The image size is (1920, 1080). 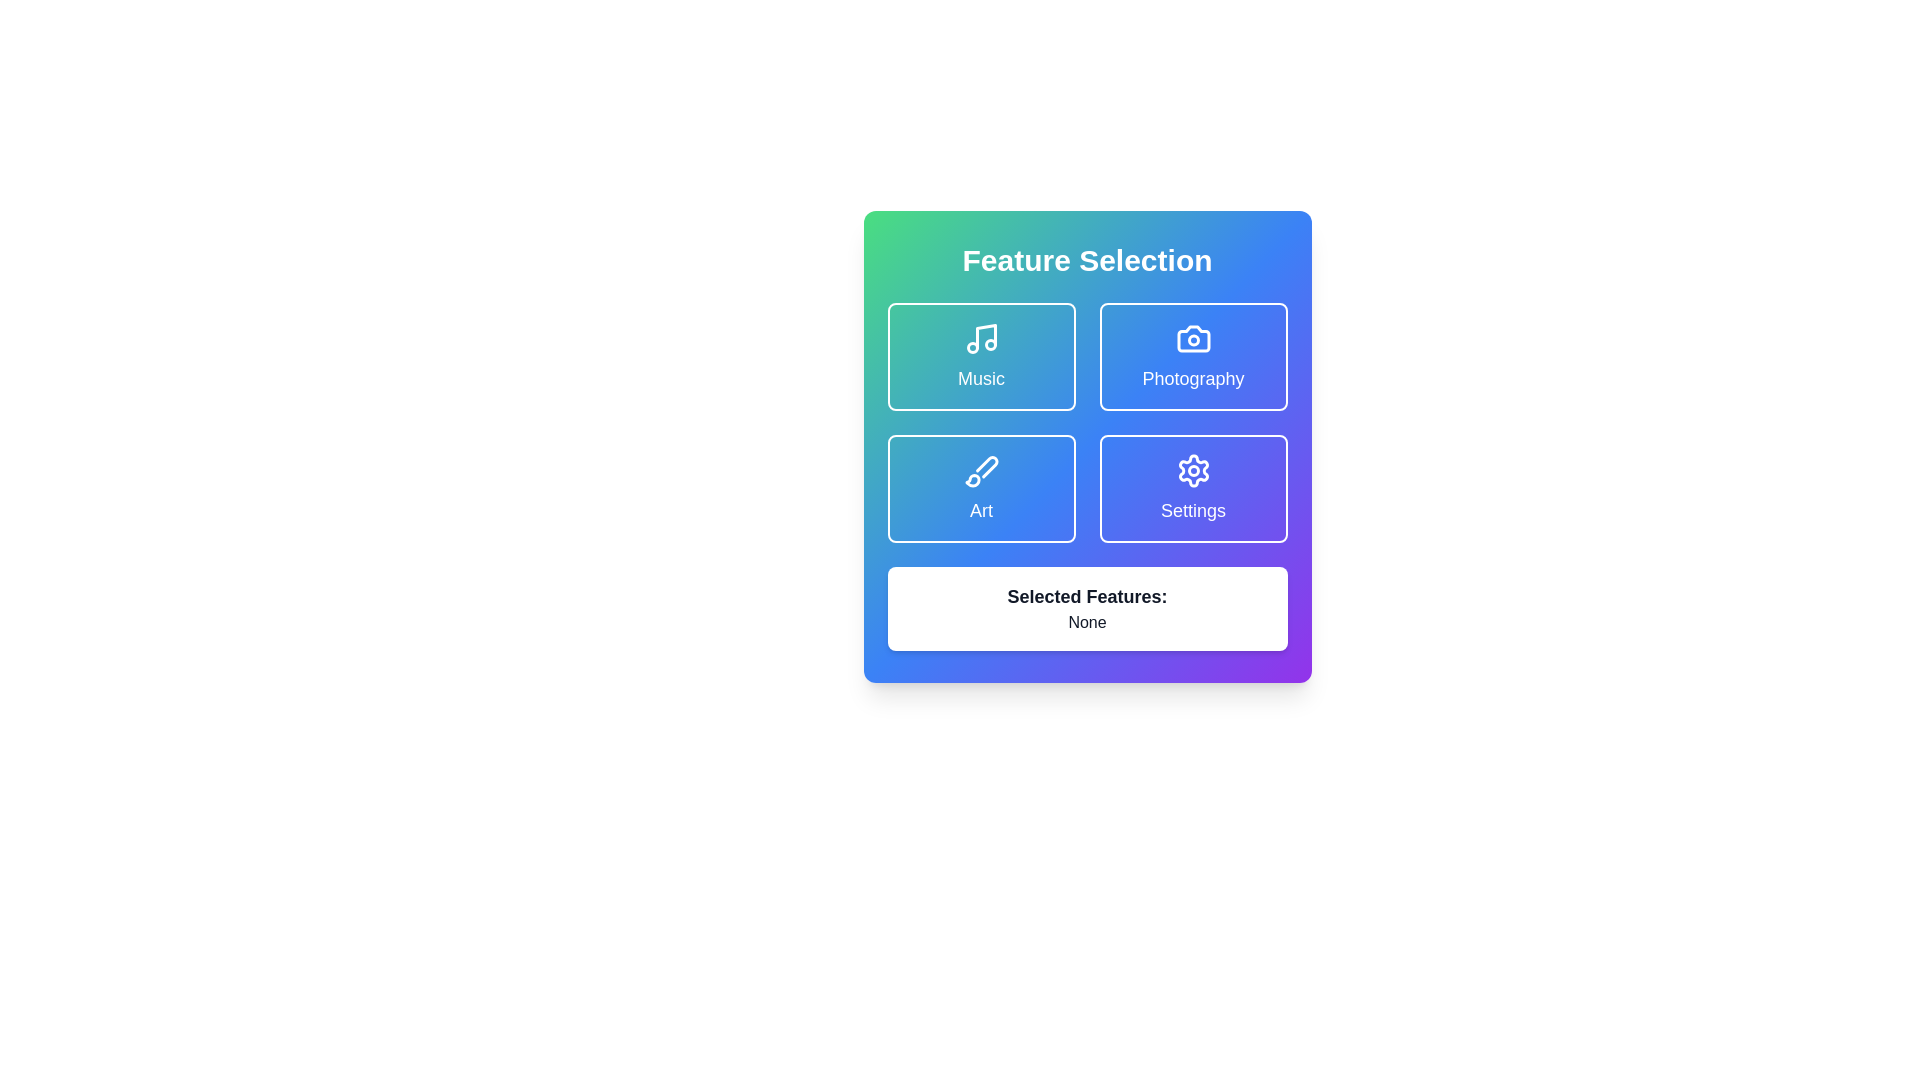 What do you see at coordinates (1086, 622) in the screenshot?
I see `the text label displaying 'None' that is centered within the 'Selected Features:' section of the card styled area` at bounding box center [1086, 622].